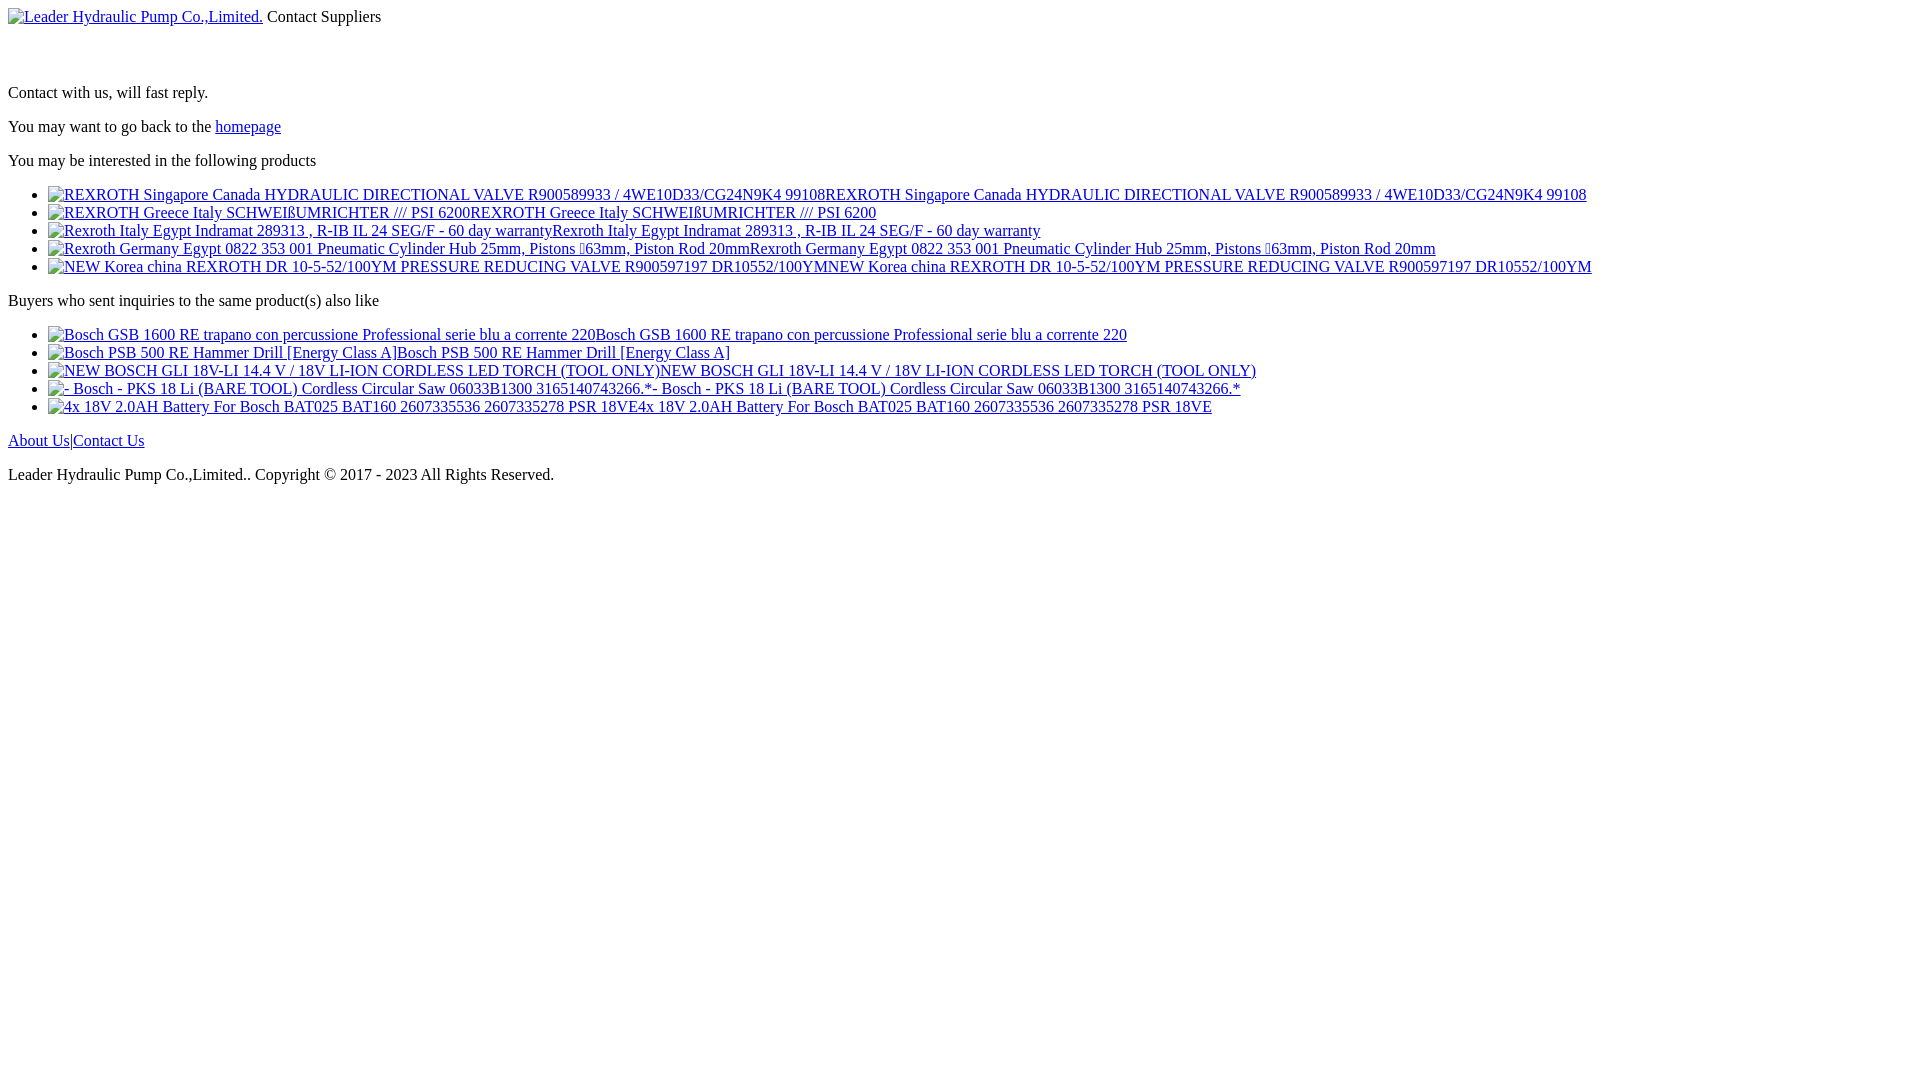 This screenshot has width=1920, height=1080. Describe the element at coordinates (134, 16) in the screenshot. I see `'Leader Hydraulic Pump Co.,Limited.'` at that location.